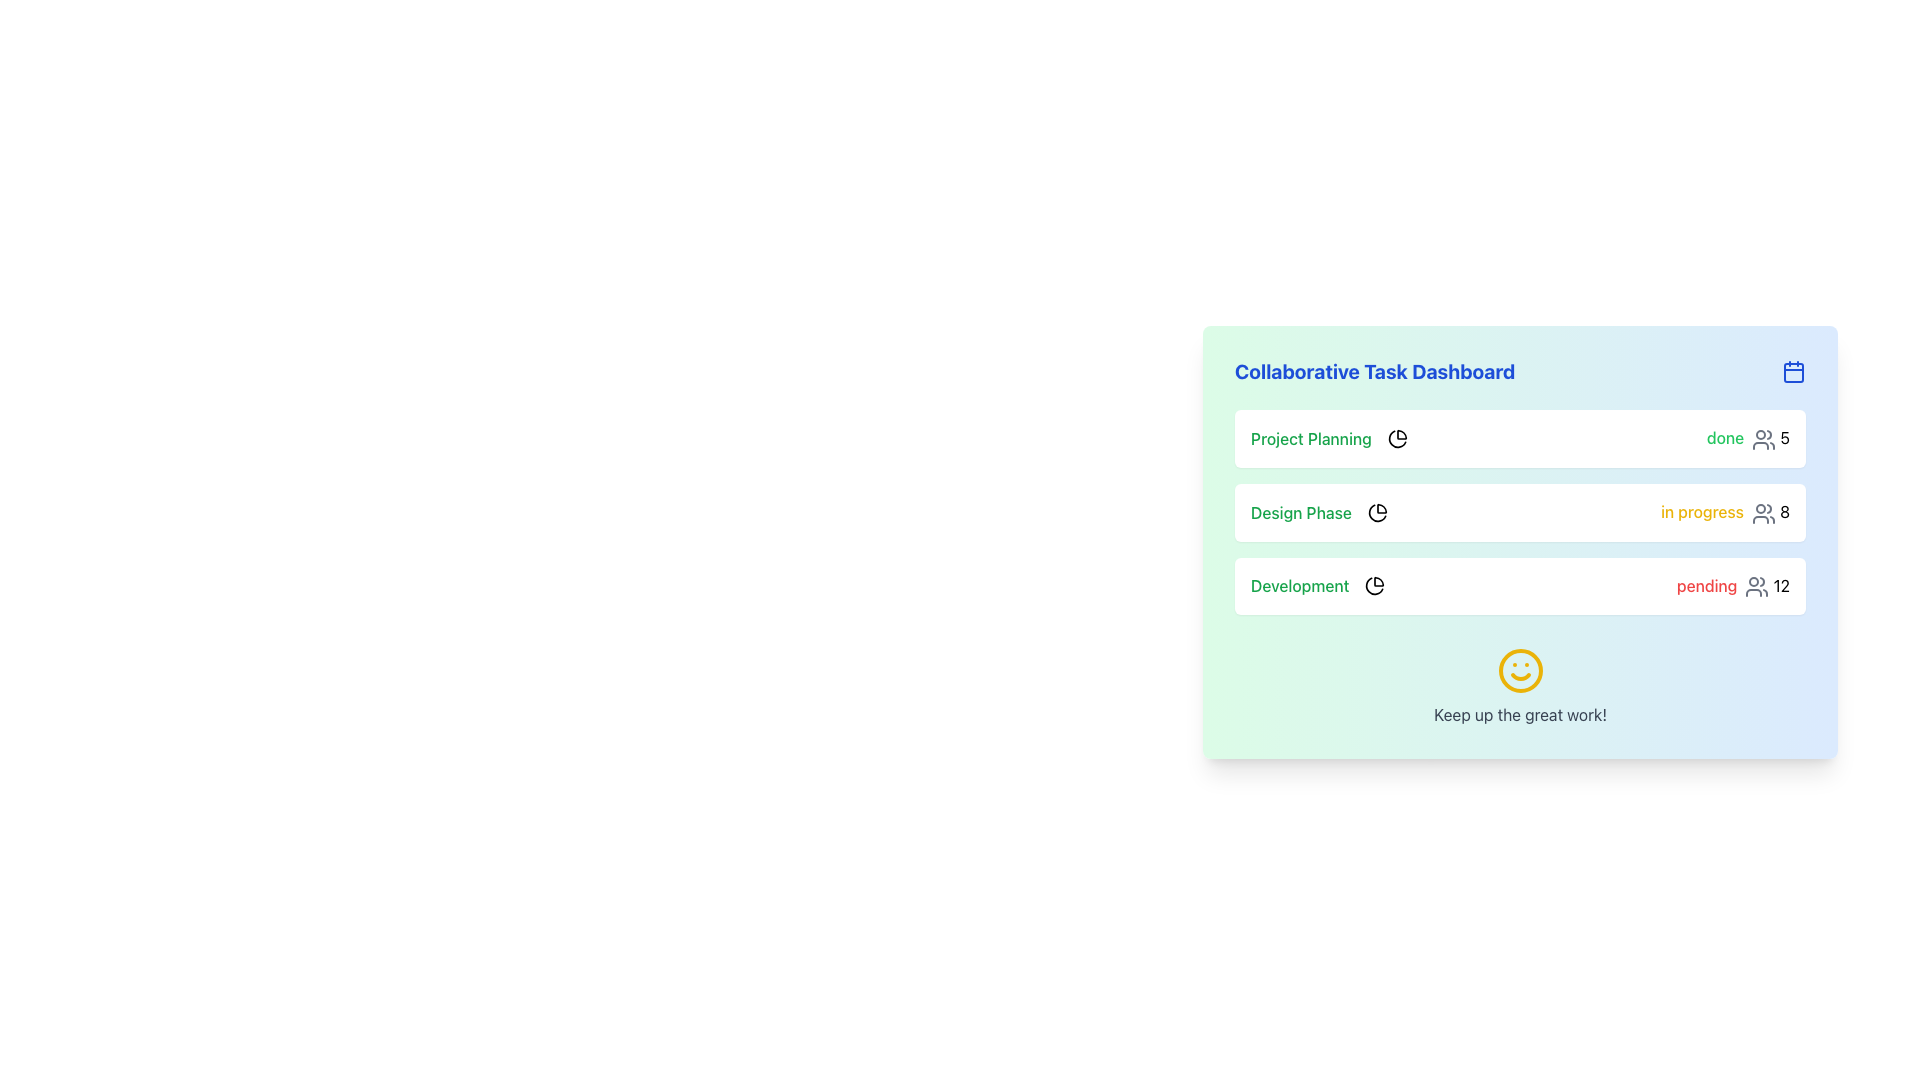 This screenshot has width=1920, height=1080. What do you see at coordinates (1300, 585) in the screenshot?
I see `the static text label displaying the word 'Development', which is the third item in a vertically arranged list of task statuses` at bounding box center [1300, 585].